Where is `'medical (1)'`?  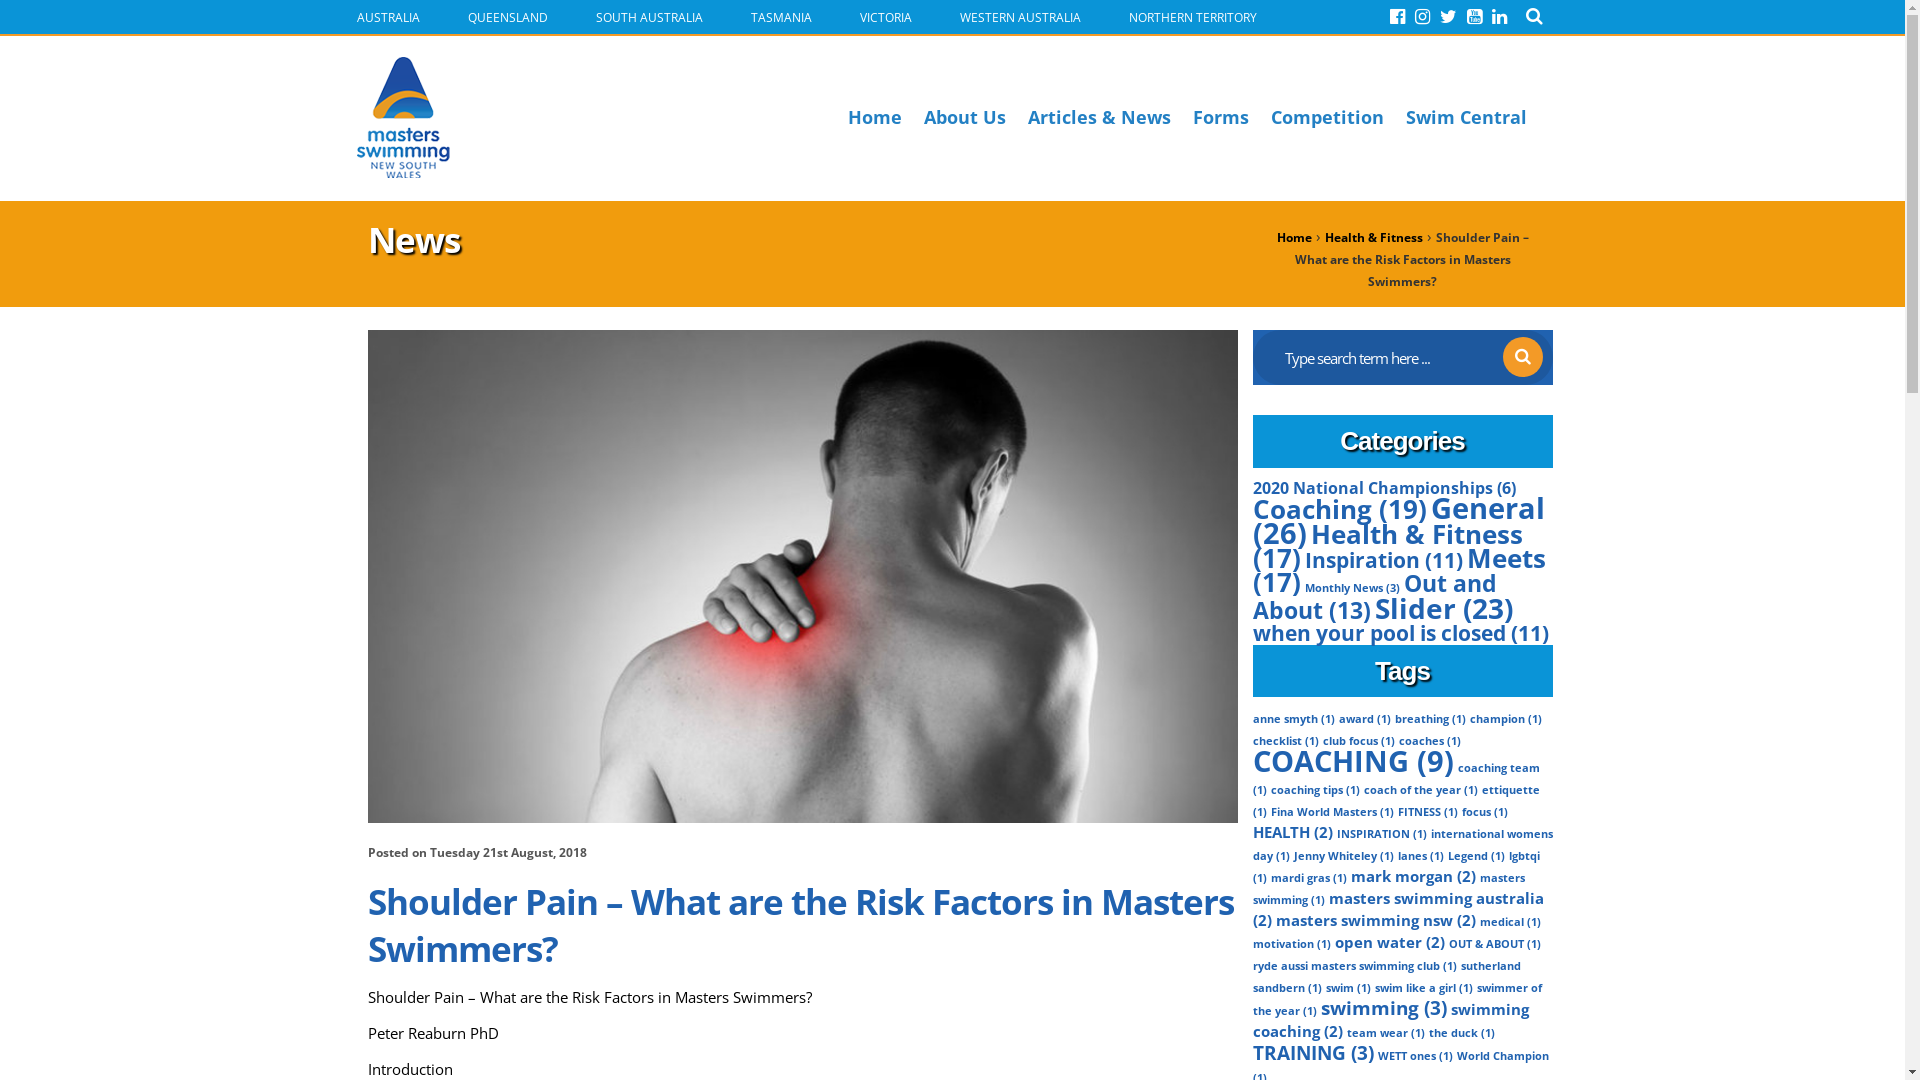 'medical (1)' is located at coordinates (1510, 921).